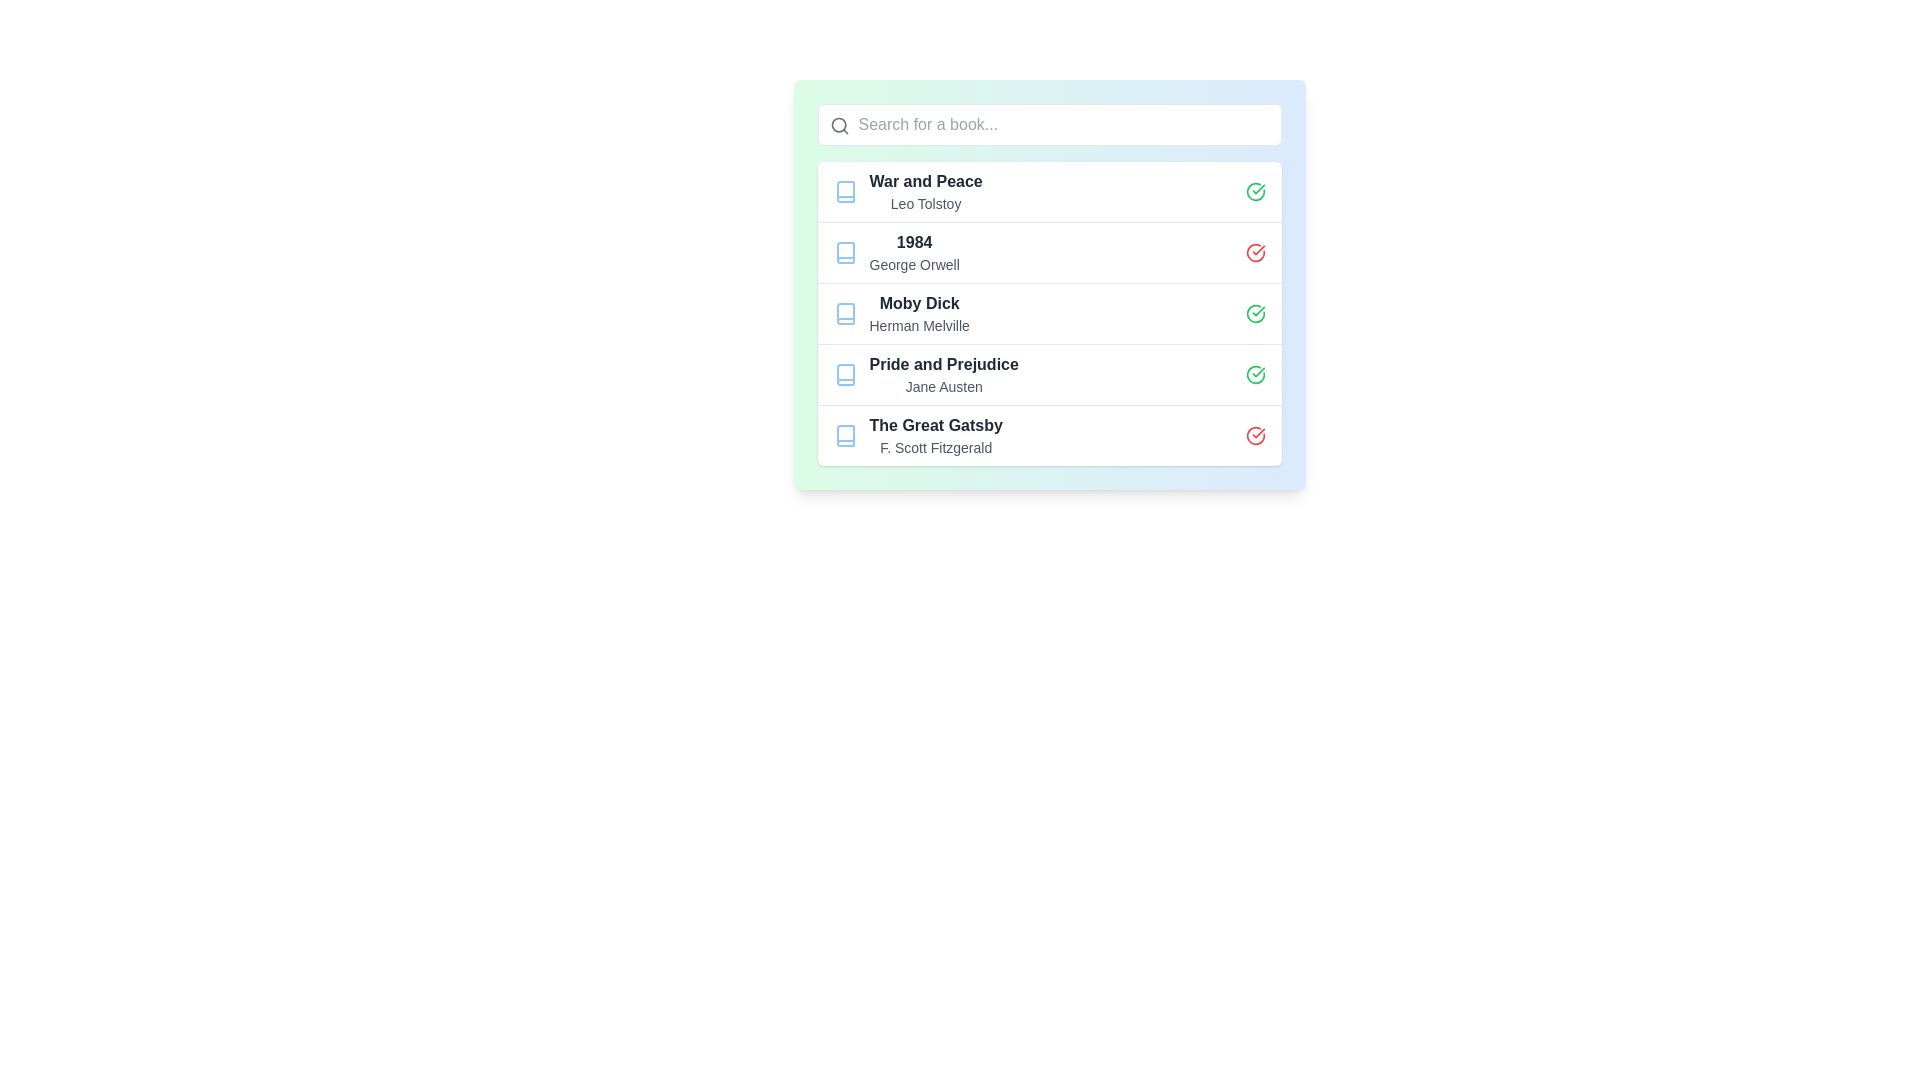 The image size is (1920, 1080). Describe the element at coordinates (935, 424) in the screenshot. I see `the text label representing the title of the book, located at the bottom-most item of a vertical list, to interact with nearby elements related to the book` at that location.